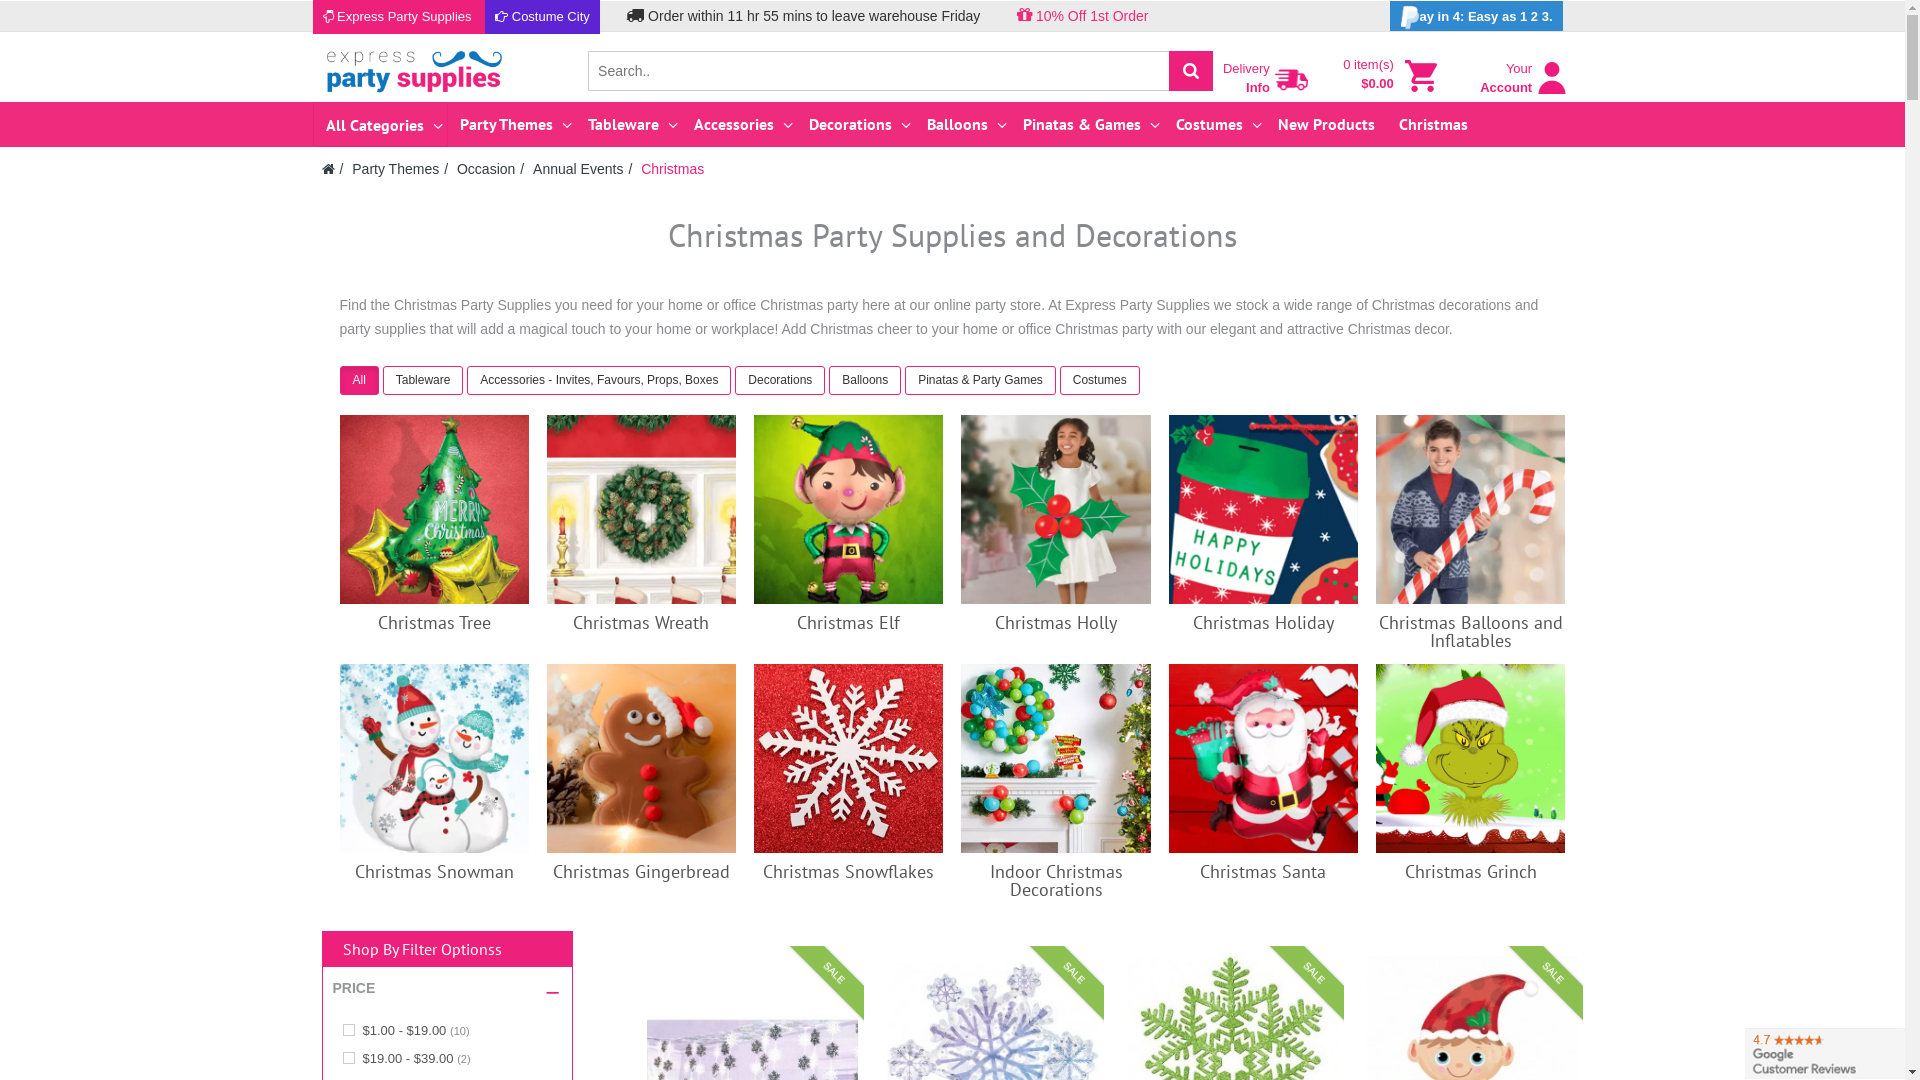 This screenshot has width=1920, height=1080. I want to click on 'Party Themes', so click(395, 168).